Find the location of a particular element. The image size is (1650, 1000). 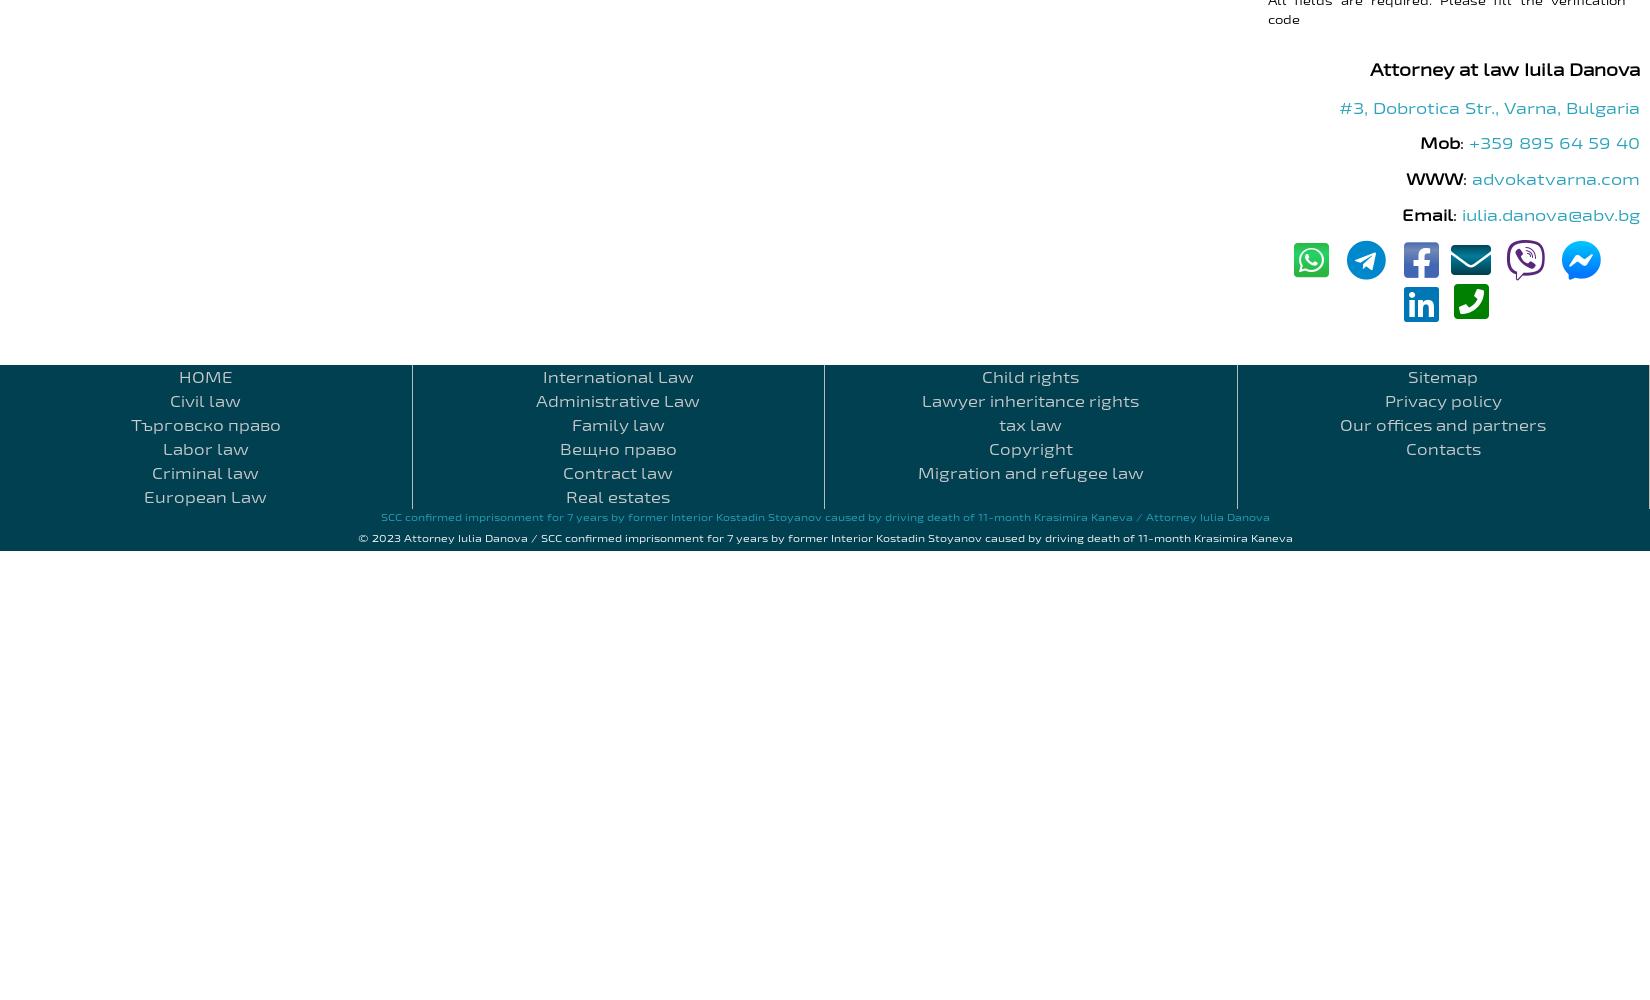

'Migration and refugee law' is located at coordinates (1029, 472).